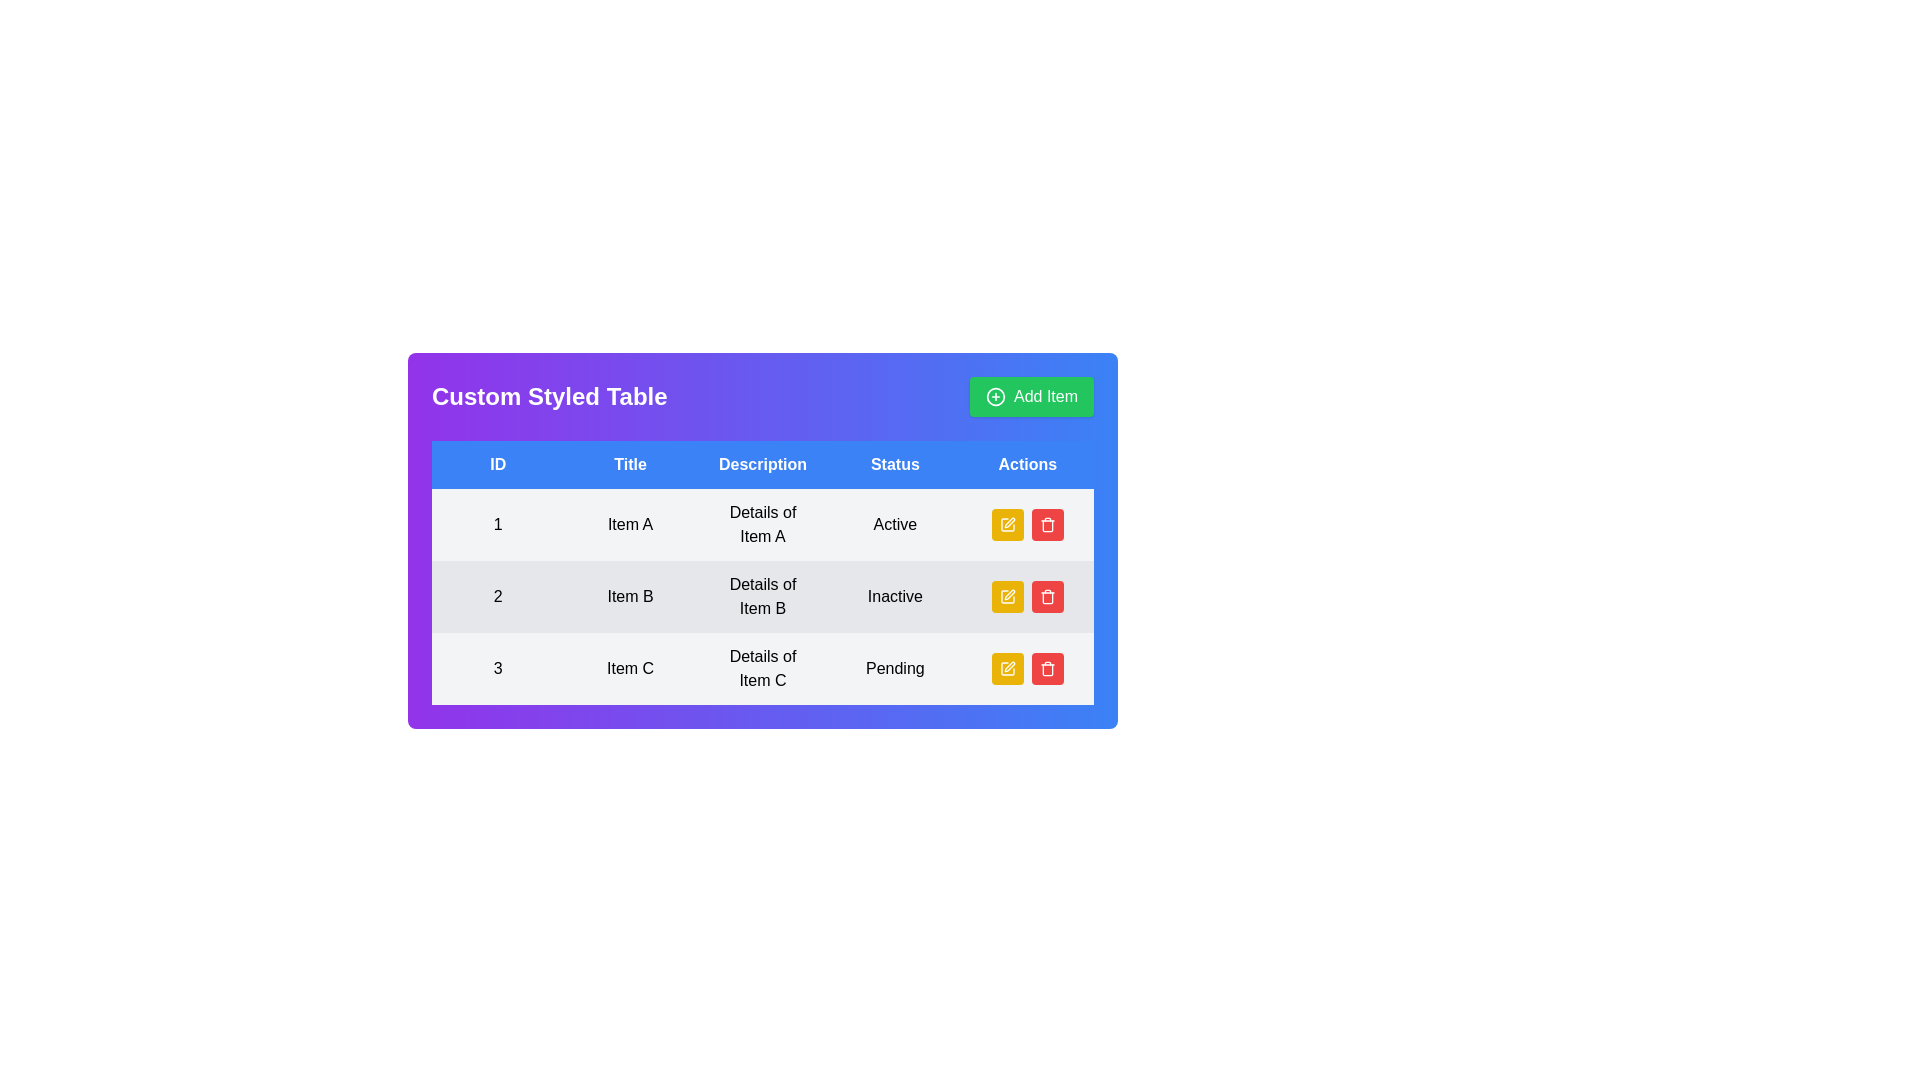 Image resolution: width=1920 pixels, height=1080 pixels. What do you see at coordinates (629, 523) in the screenshot?
I see `the text cell displaying 'Item A' in the first row of the table under the 'Title' column, which has a light gray background and is styled with padding` at bounding box center [629, 523].